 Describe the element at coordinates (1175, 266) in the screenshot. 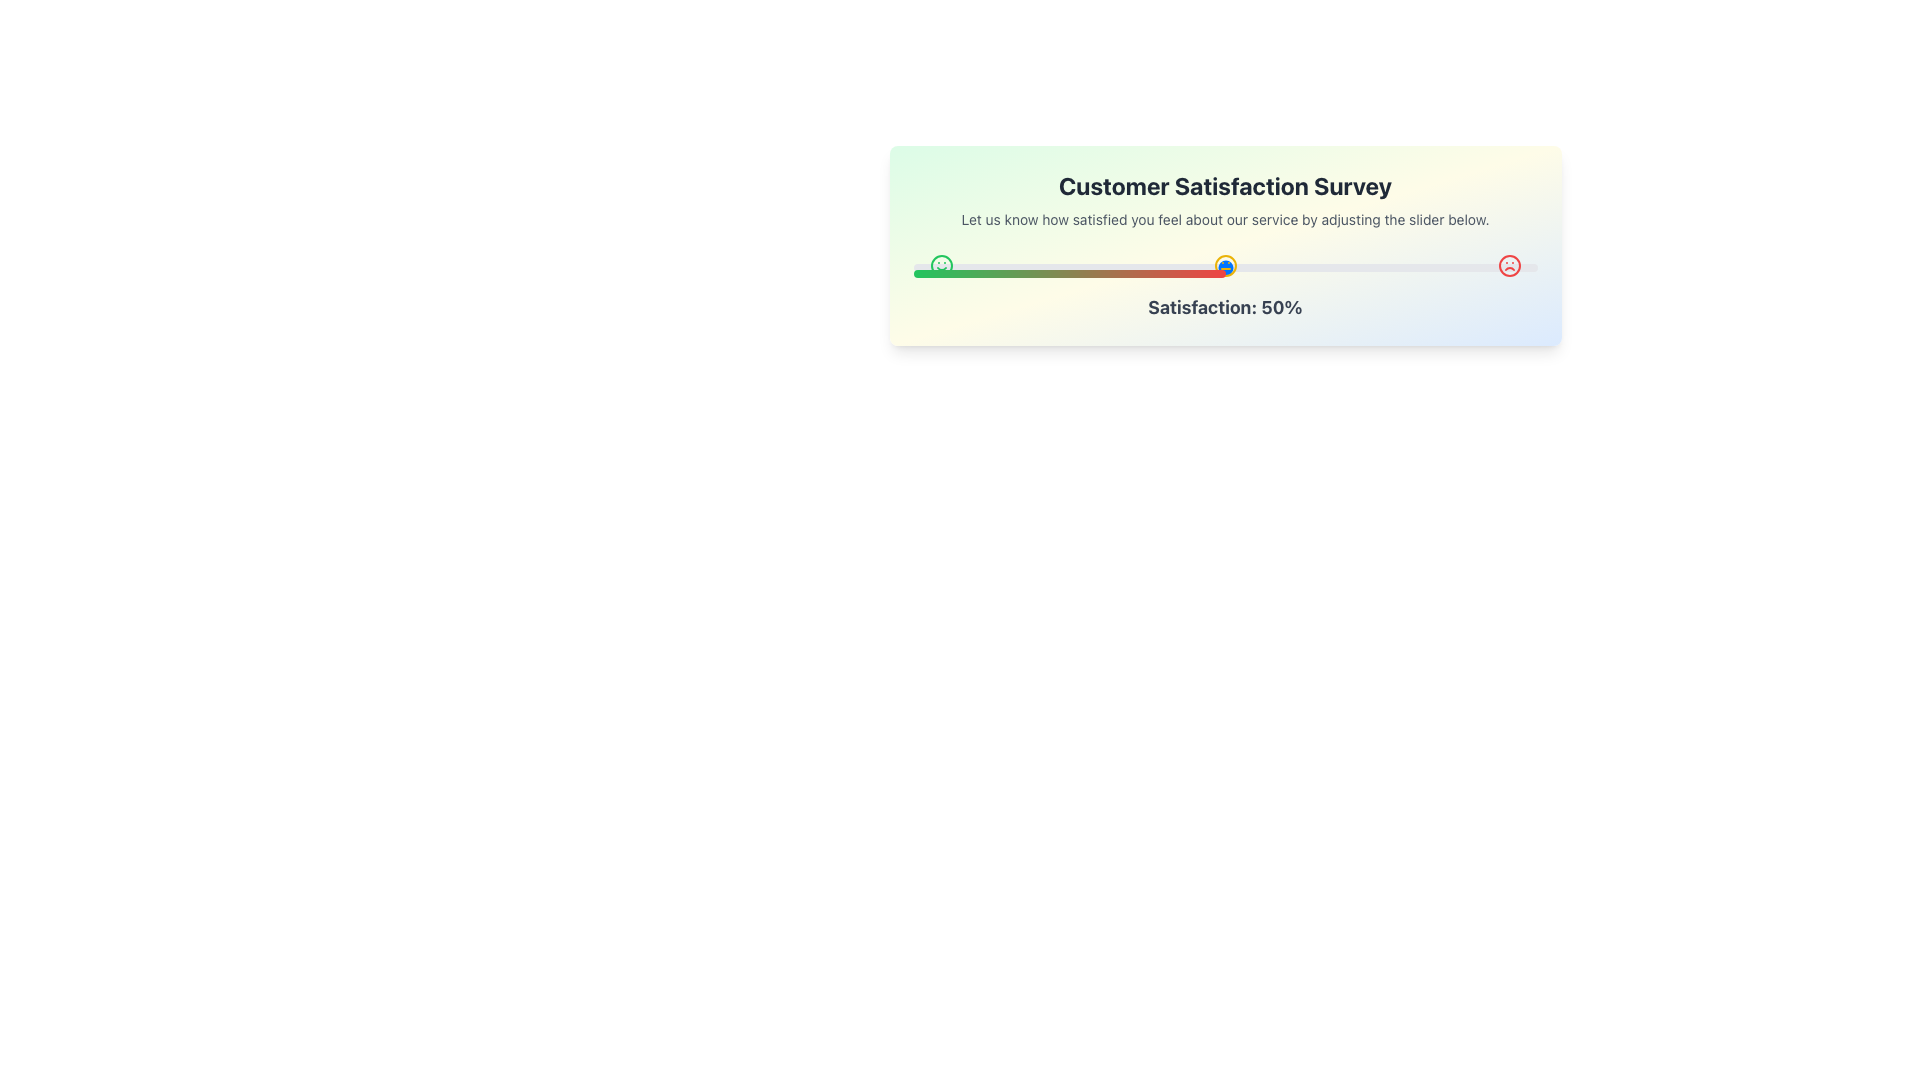

I see `satisfaction level` at that location.